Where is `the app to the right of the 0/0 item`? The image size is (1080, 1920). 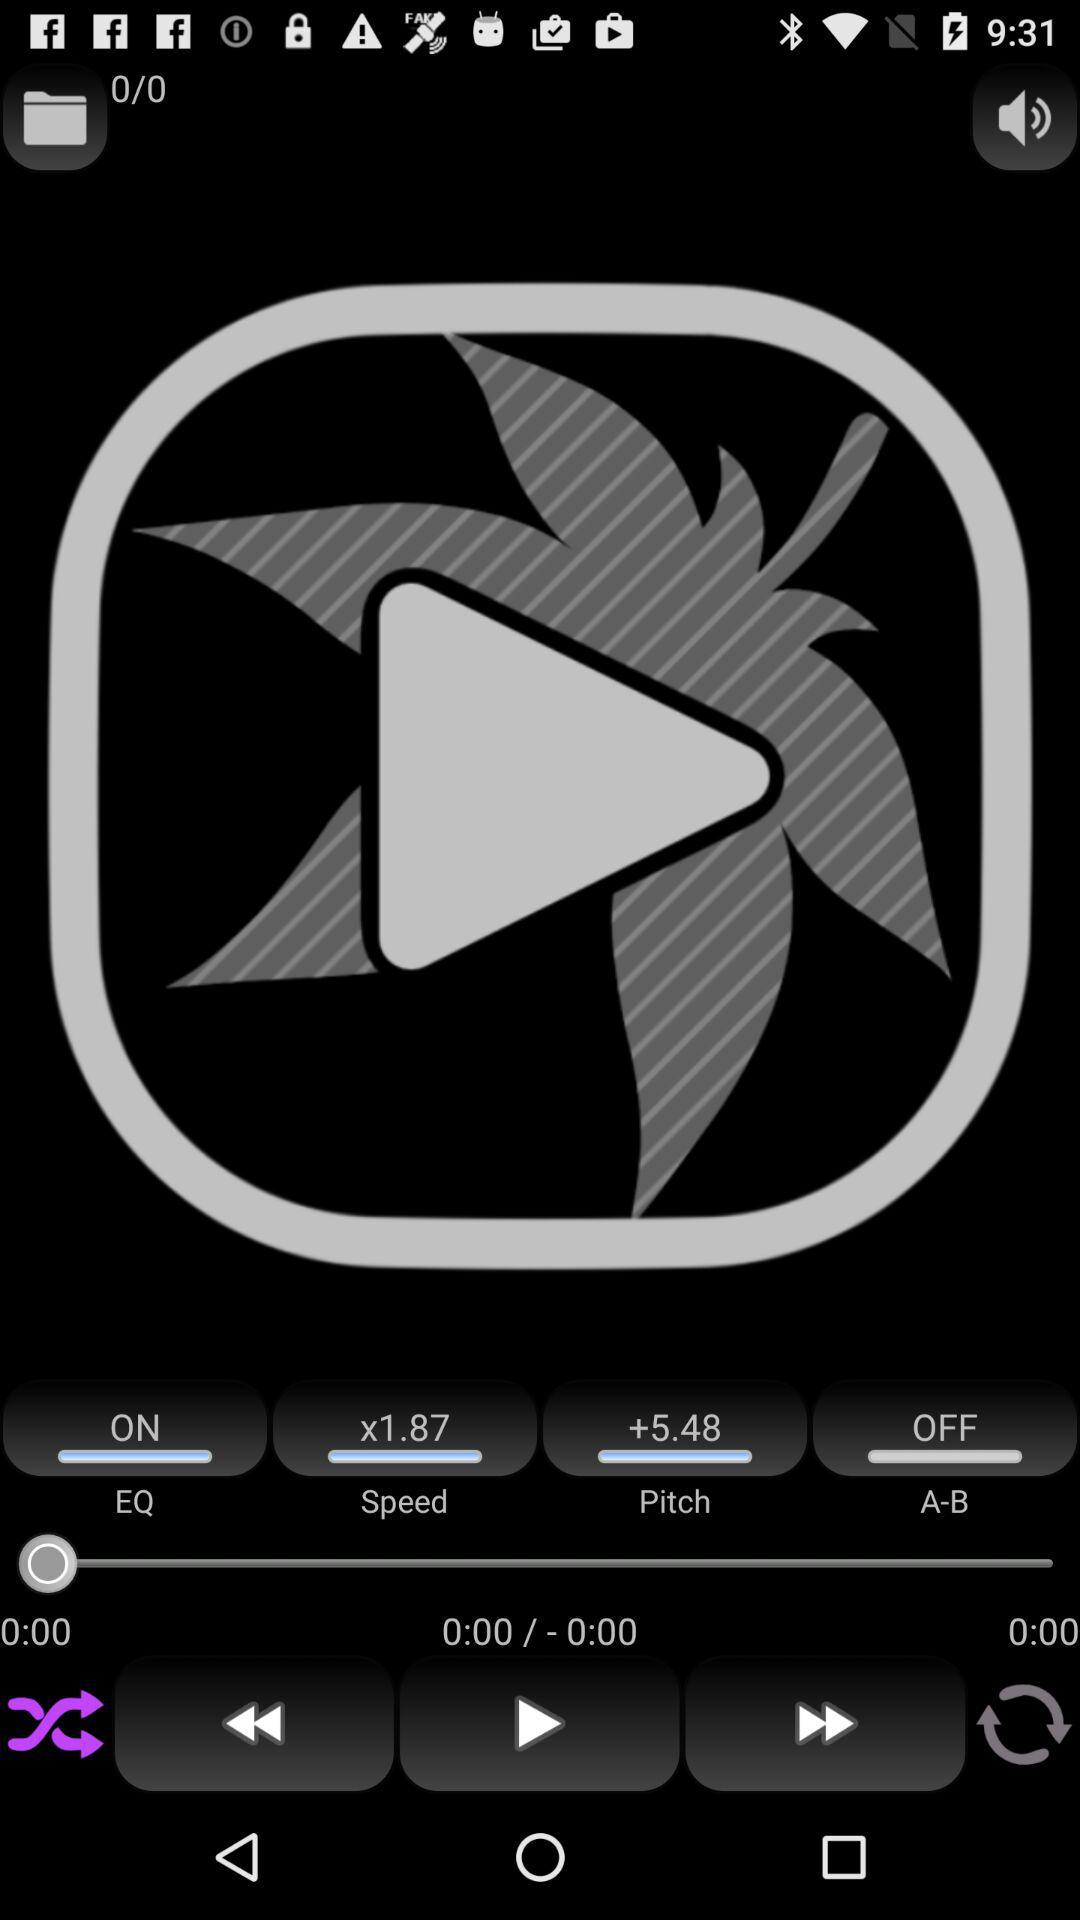
the app to the right of the 0/0 item is located at coordinates (1024, 117).